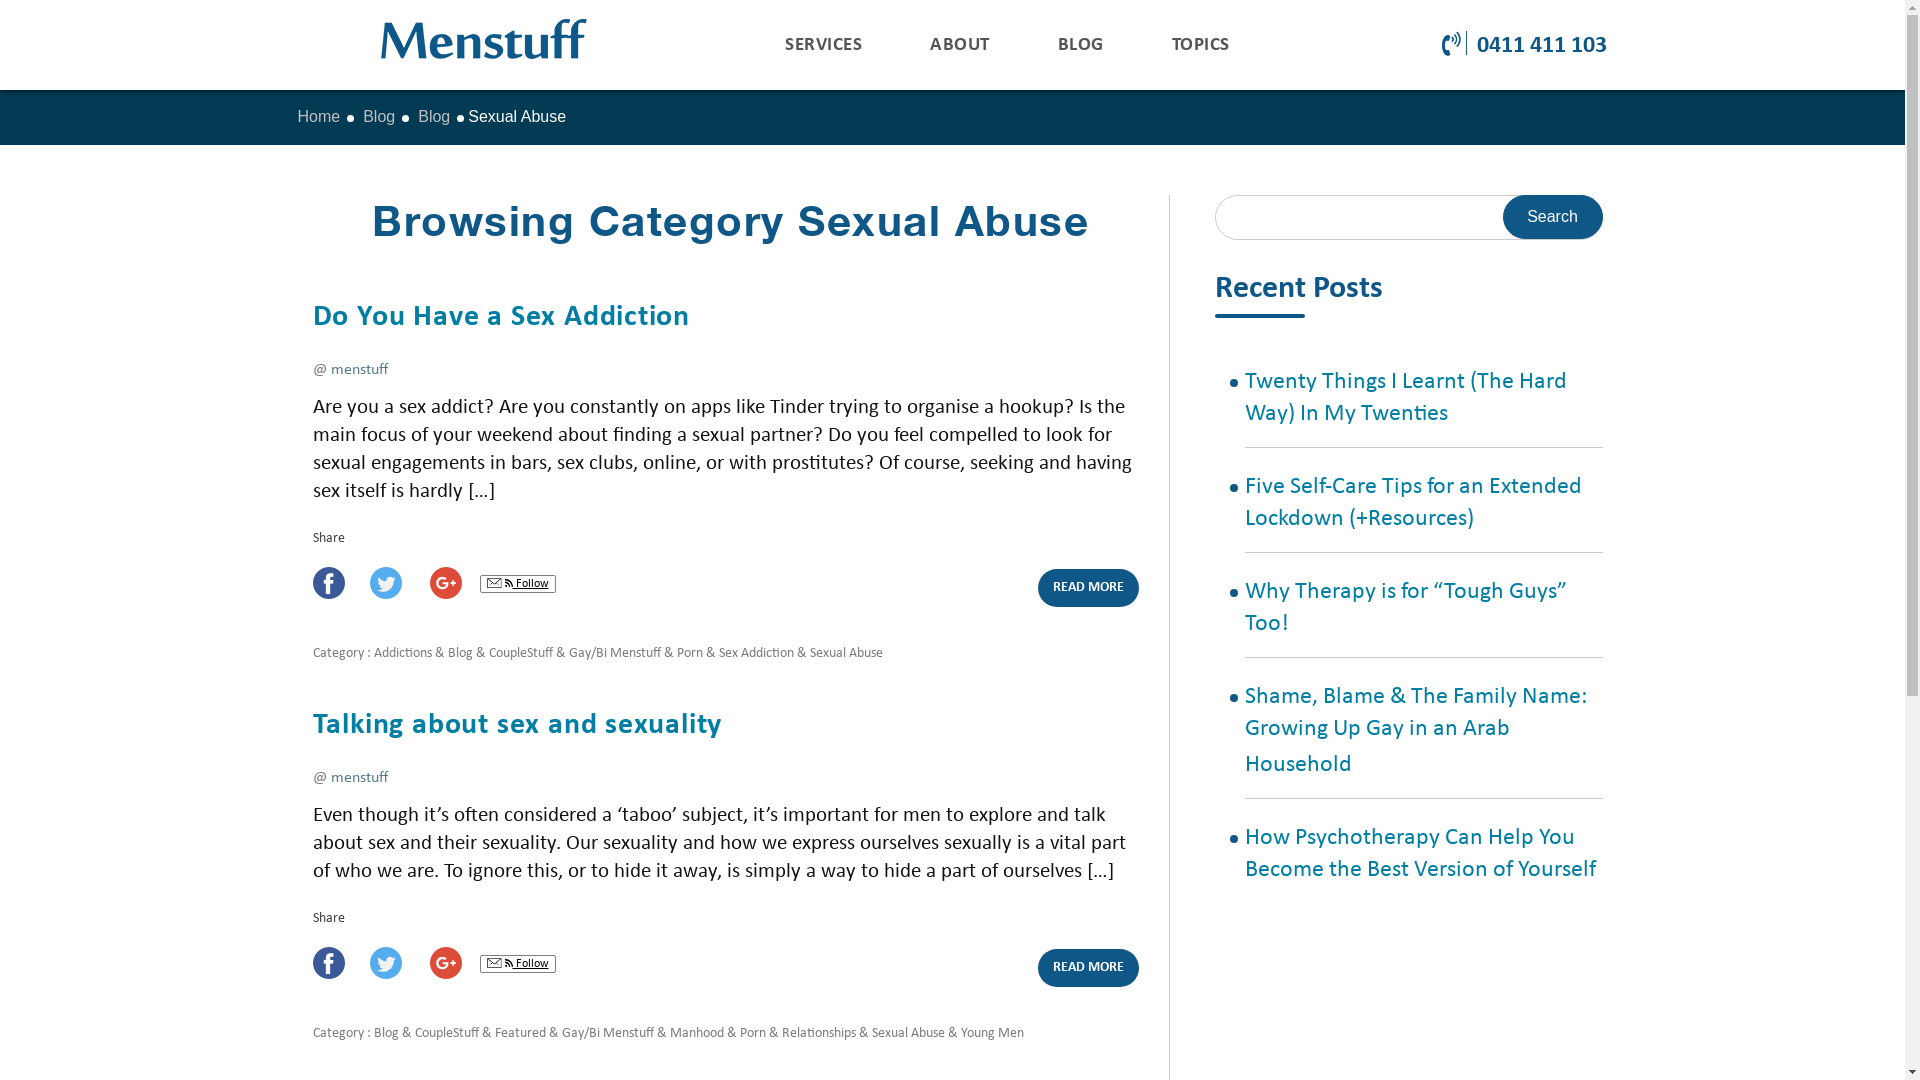  Describe the element at coordinates (1405, 397) in the screenshot. I see `'Twenty Things I Learnt (The Hard Way) In My Twenties'` at that location.